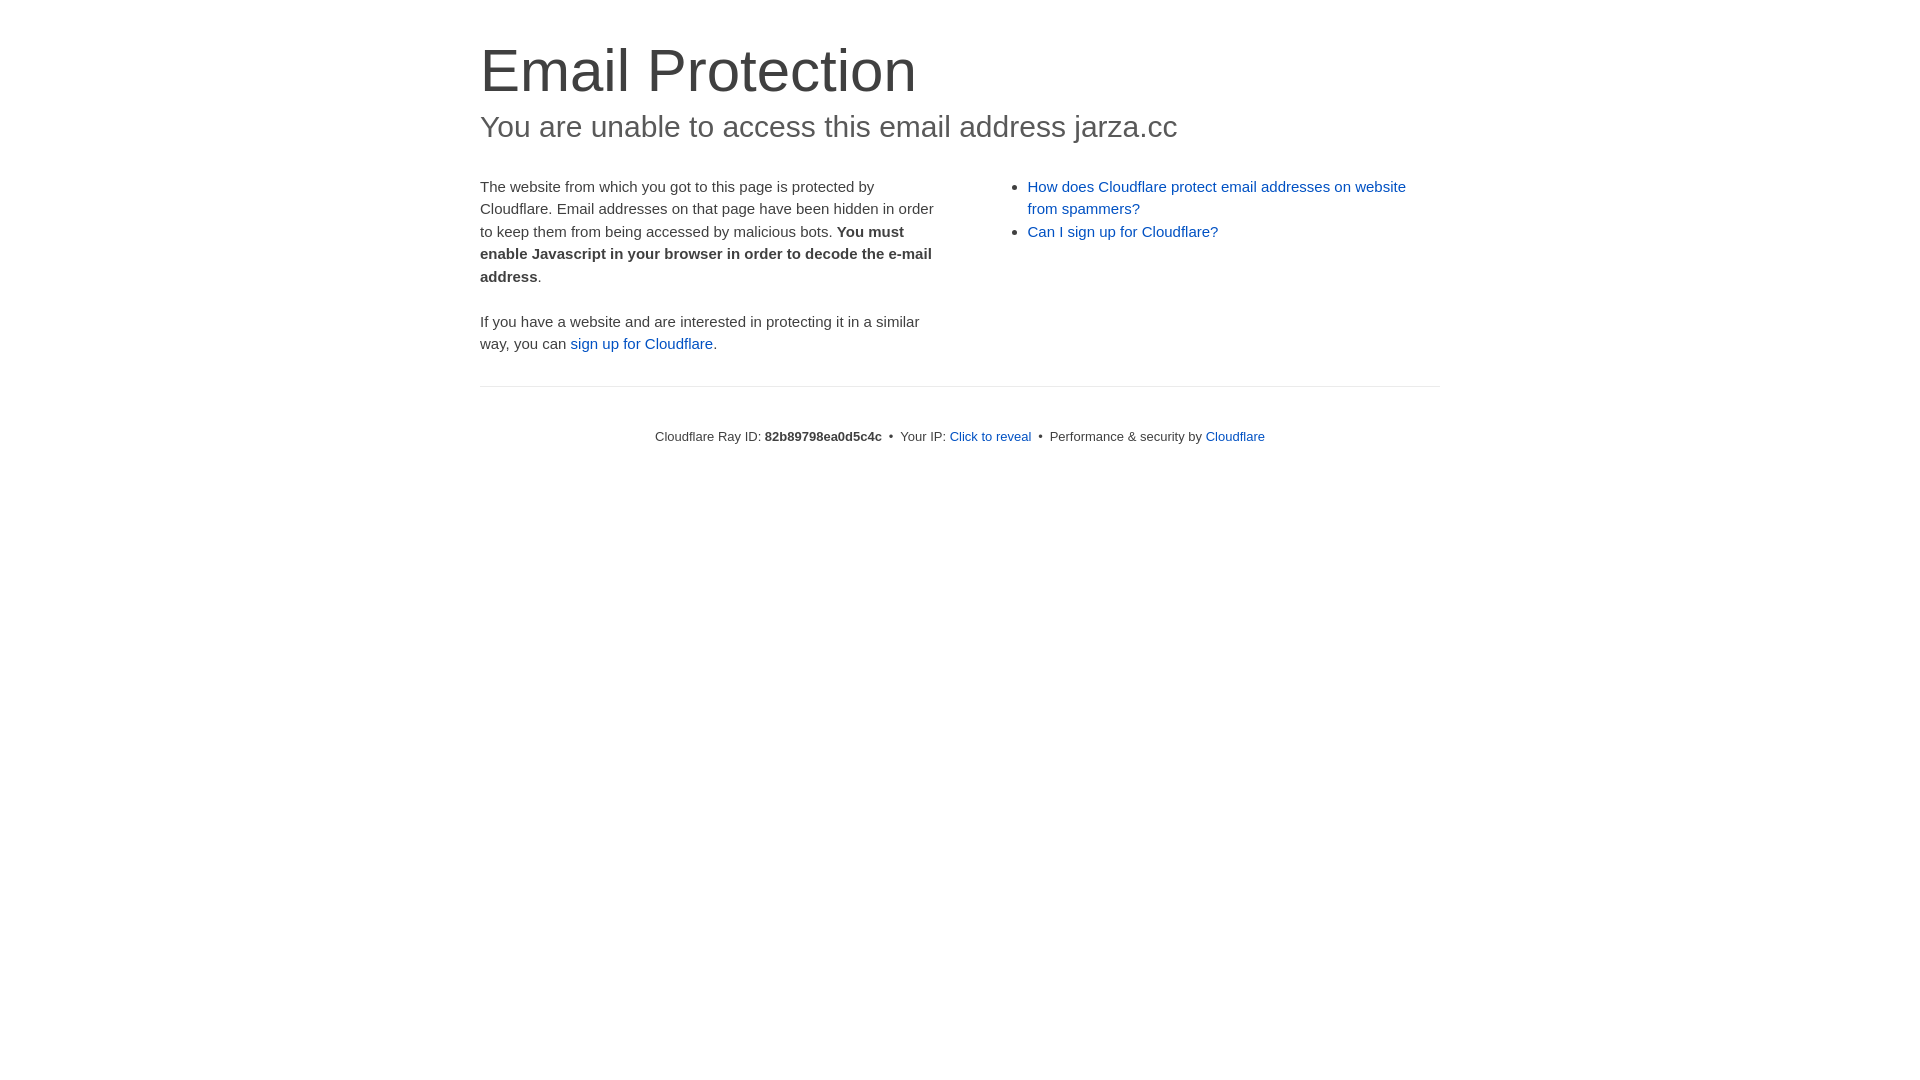 Image resolution: width=1920 pixels, height=1080 pixels. I want to click on 'Click to reveal', so click(990, 435).